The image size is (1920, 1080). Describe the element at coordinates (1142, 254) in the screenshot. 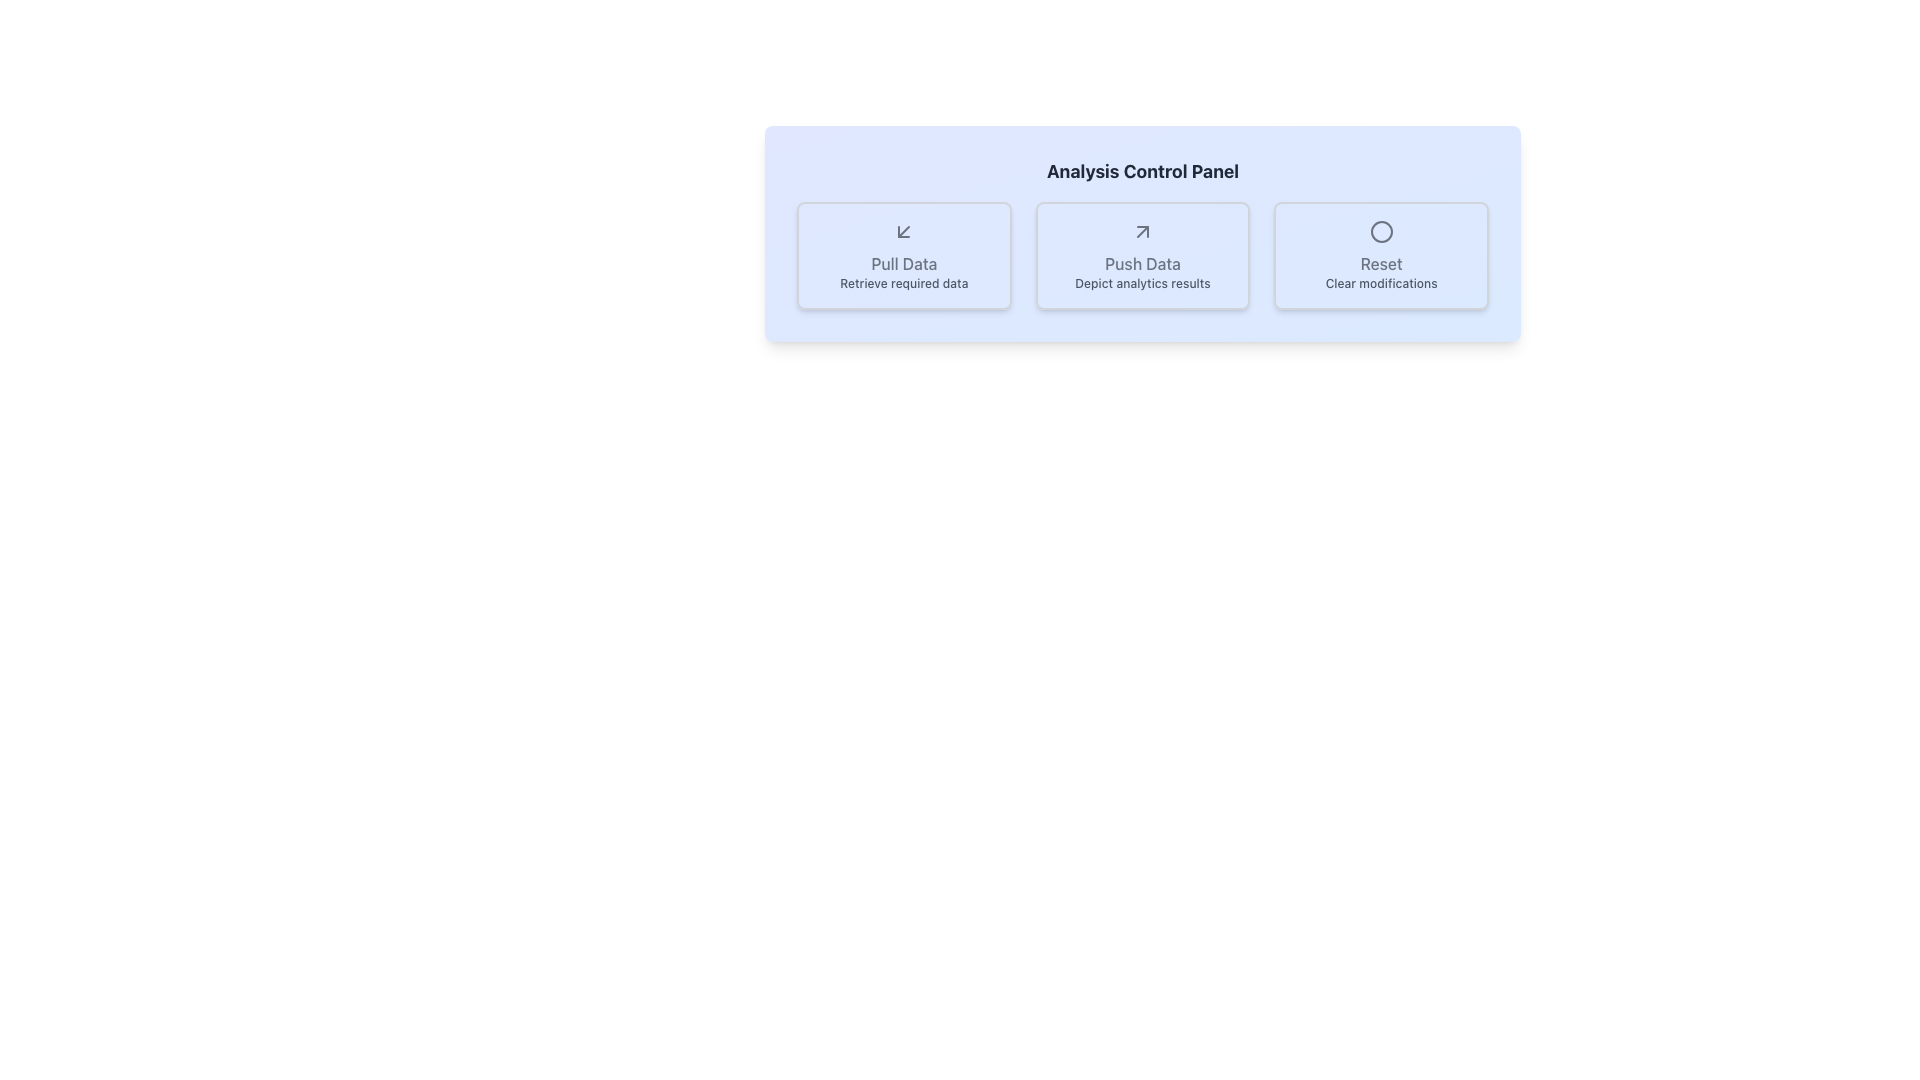

I see `the 'Push Data' button in the 'Analysis Control Panel'` at that location.